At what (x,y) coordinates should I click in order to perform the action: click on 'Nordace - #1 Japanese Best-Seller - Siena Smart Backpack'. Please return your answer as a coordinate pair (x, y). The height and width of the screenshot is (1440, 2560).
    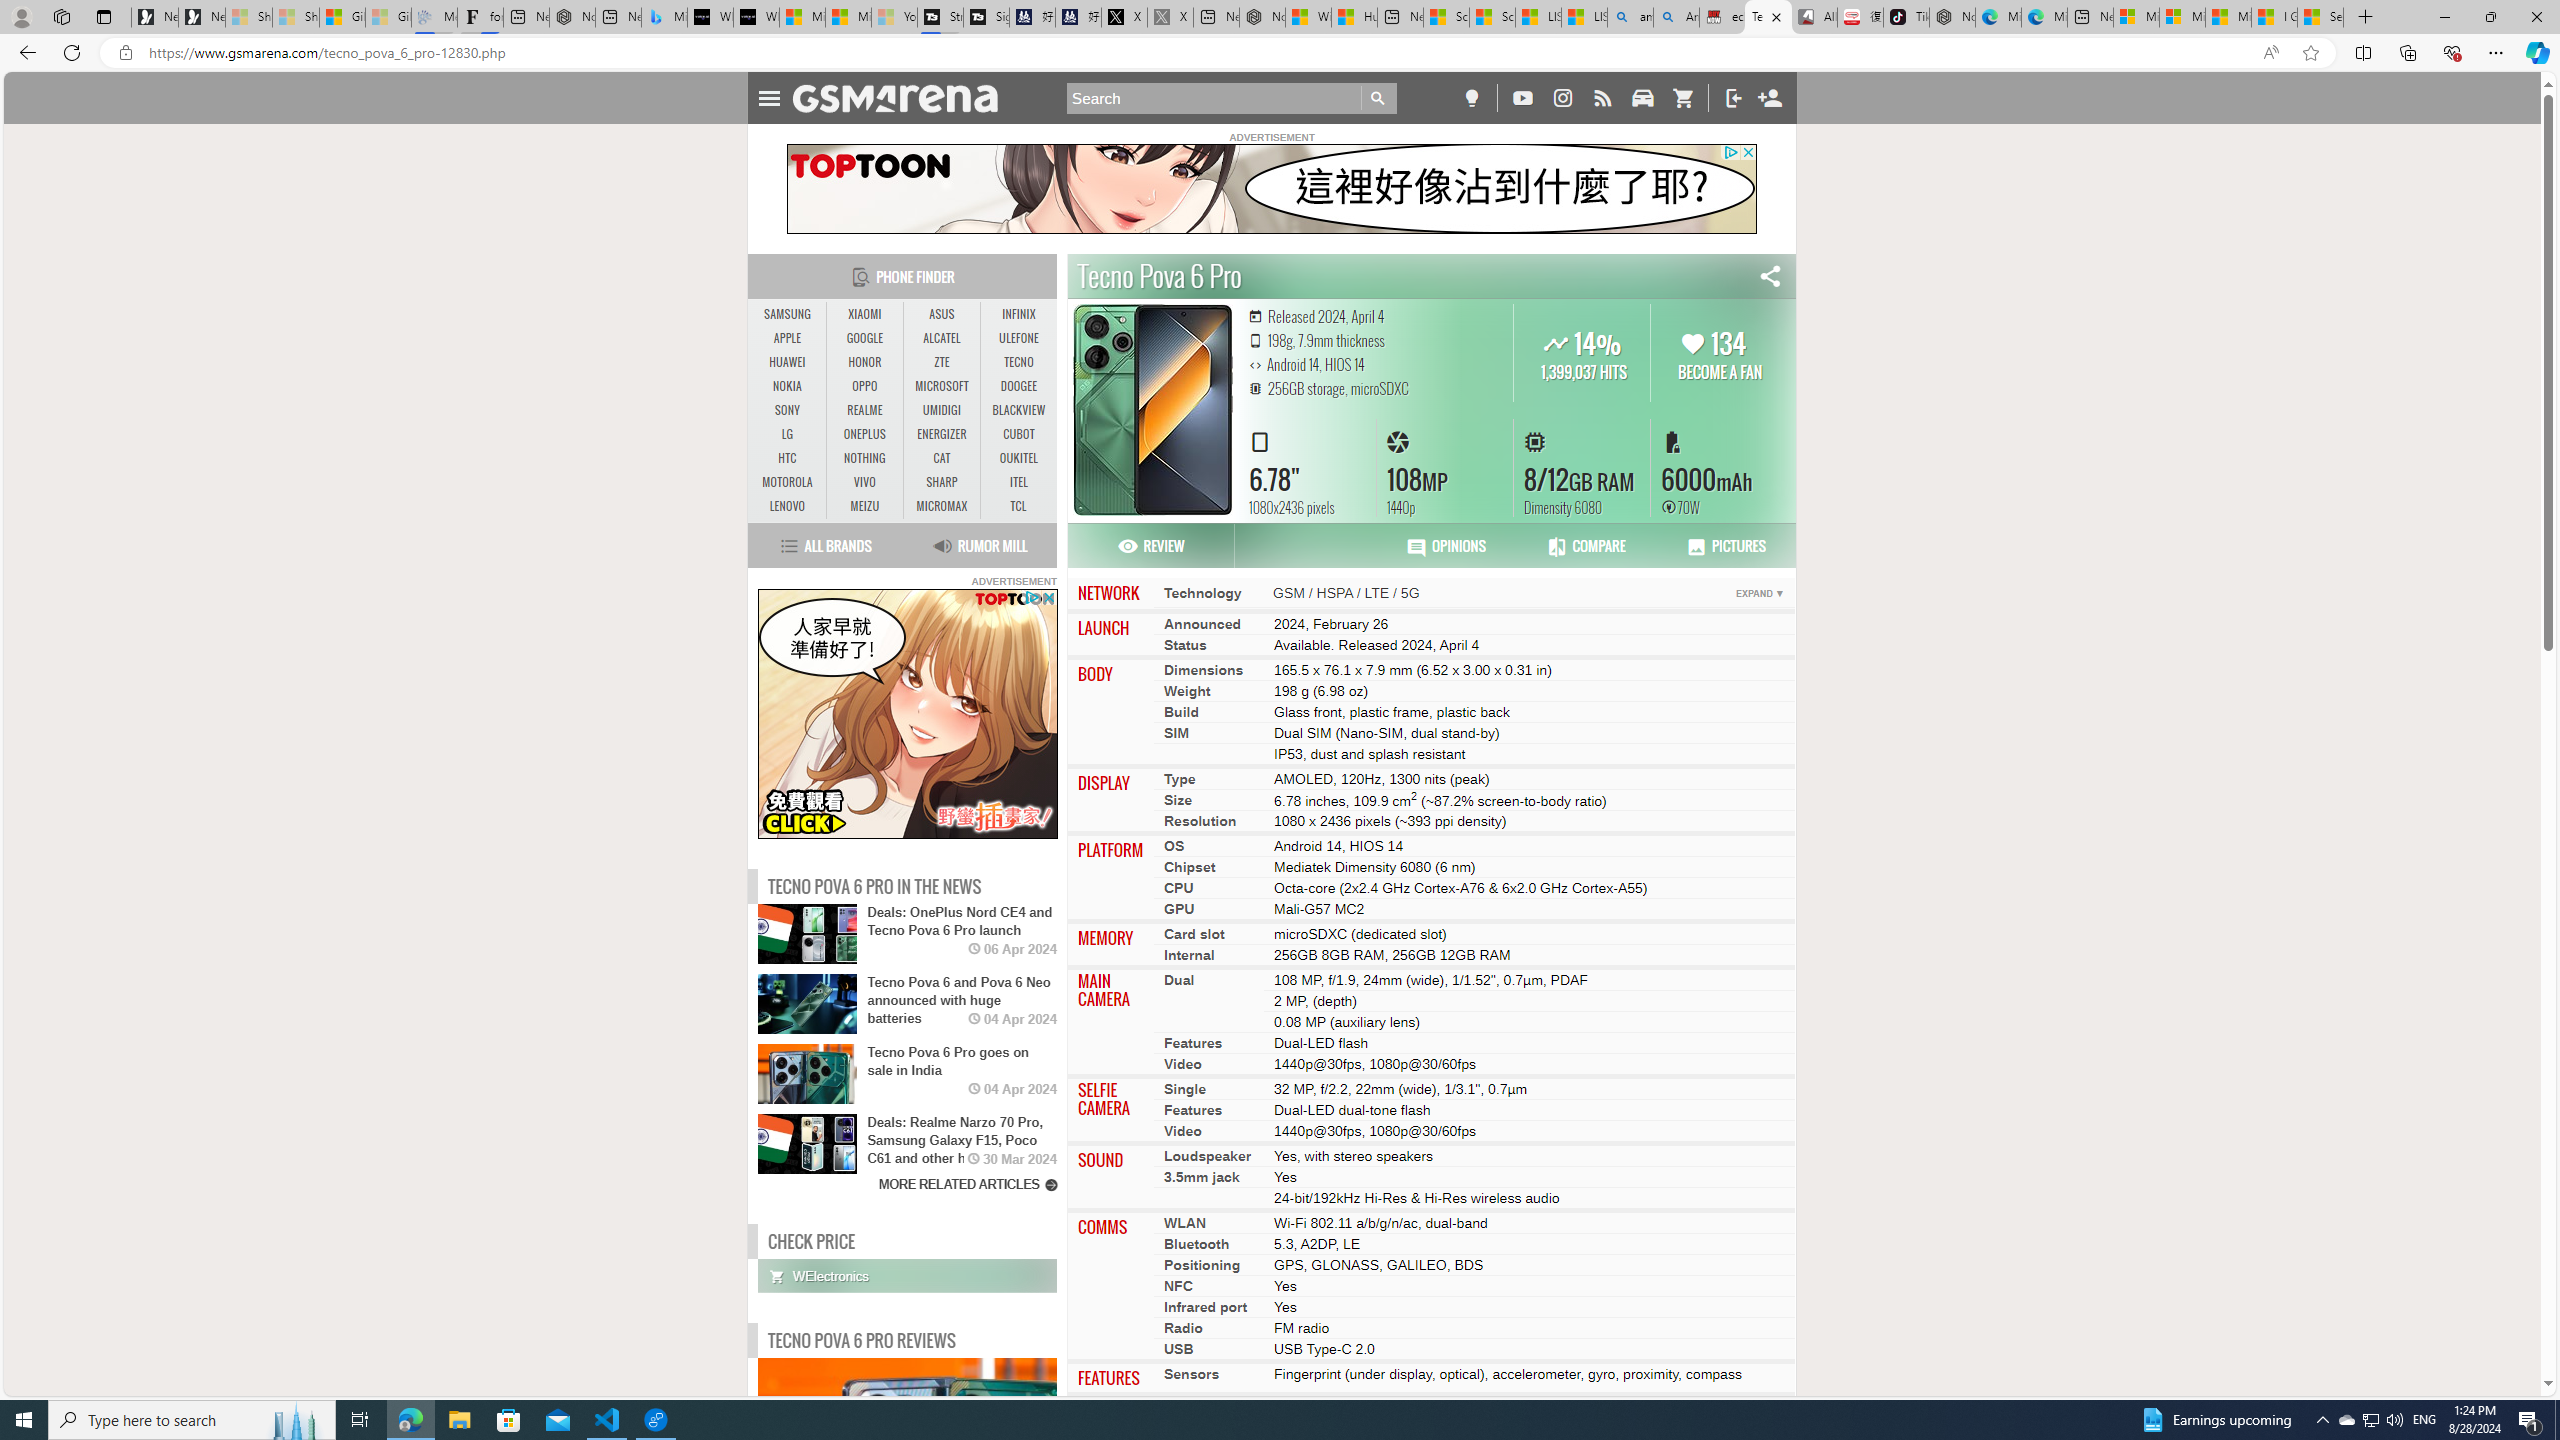
    Looking at the image, I should click on (571, 16).